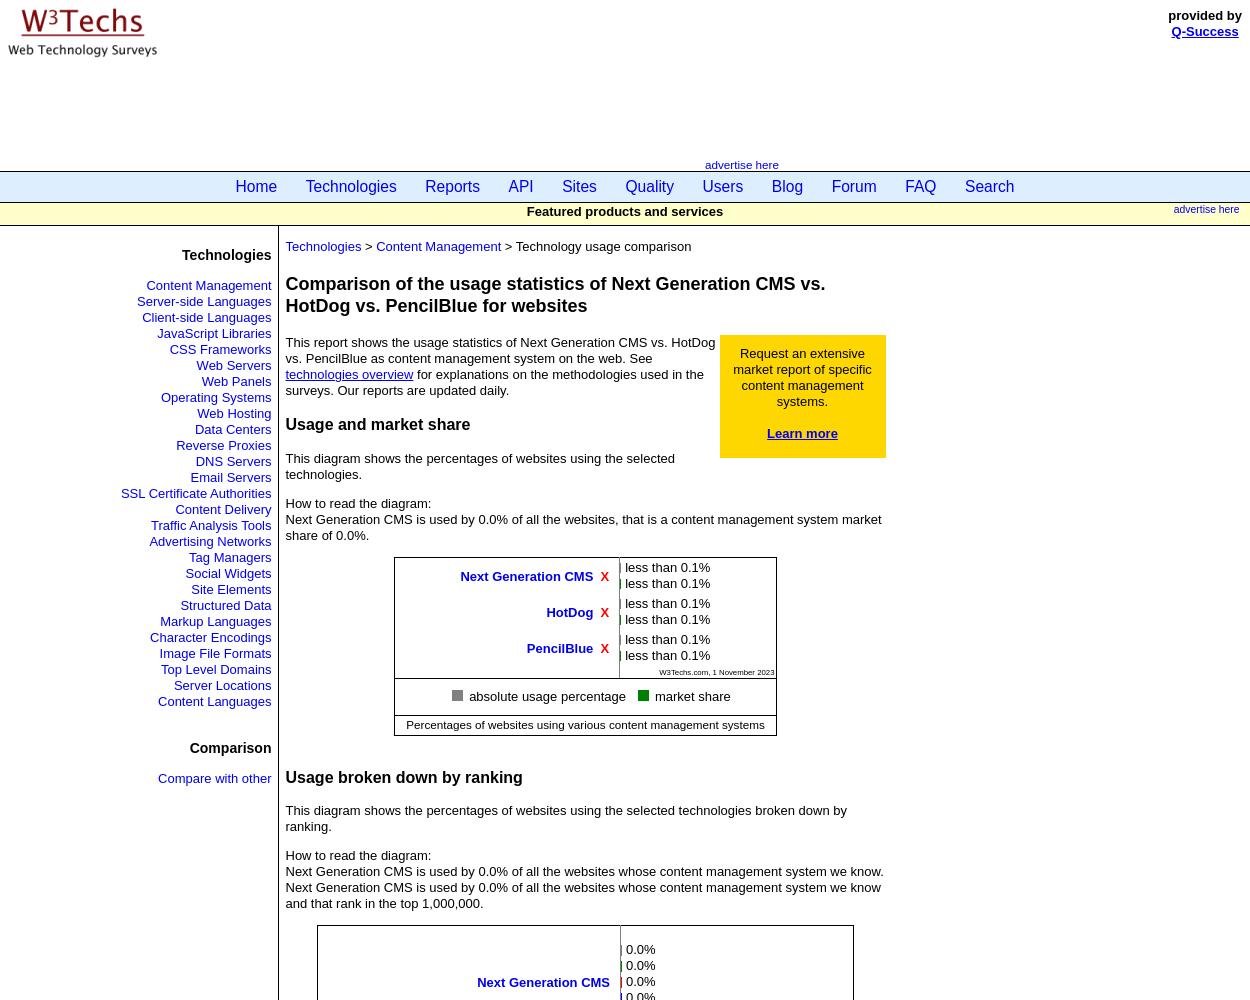  What do you see at coordinates (285, 373) in the screenshot?
I see `'technologies overview'` at bounding box center [285, 373].